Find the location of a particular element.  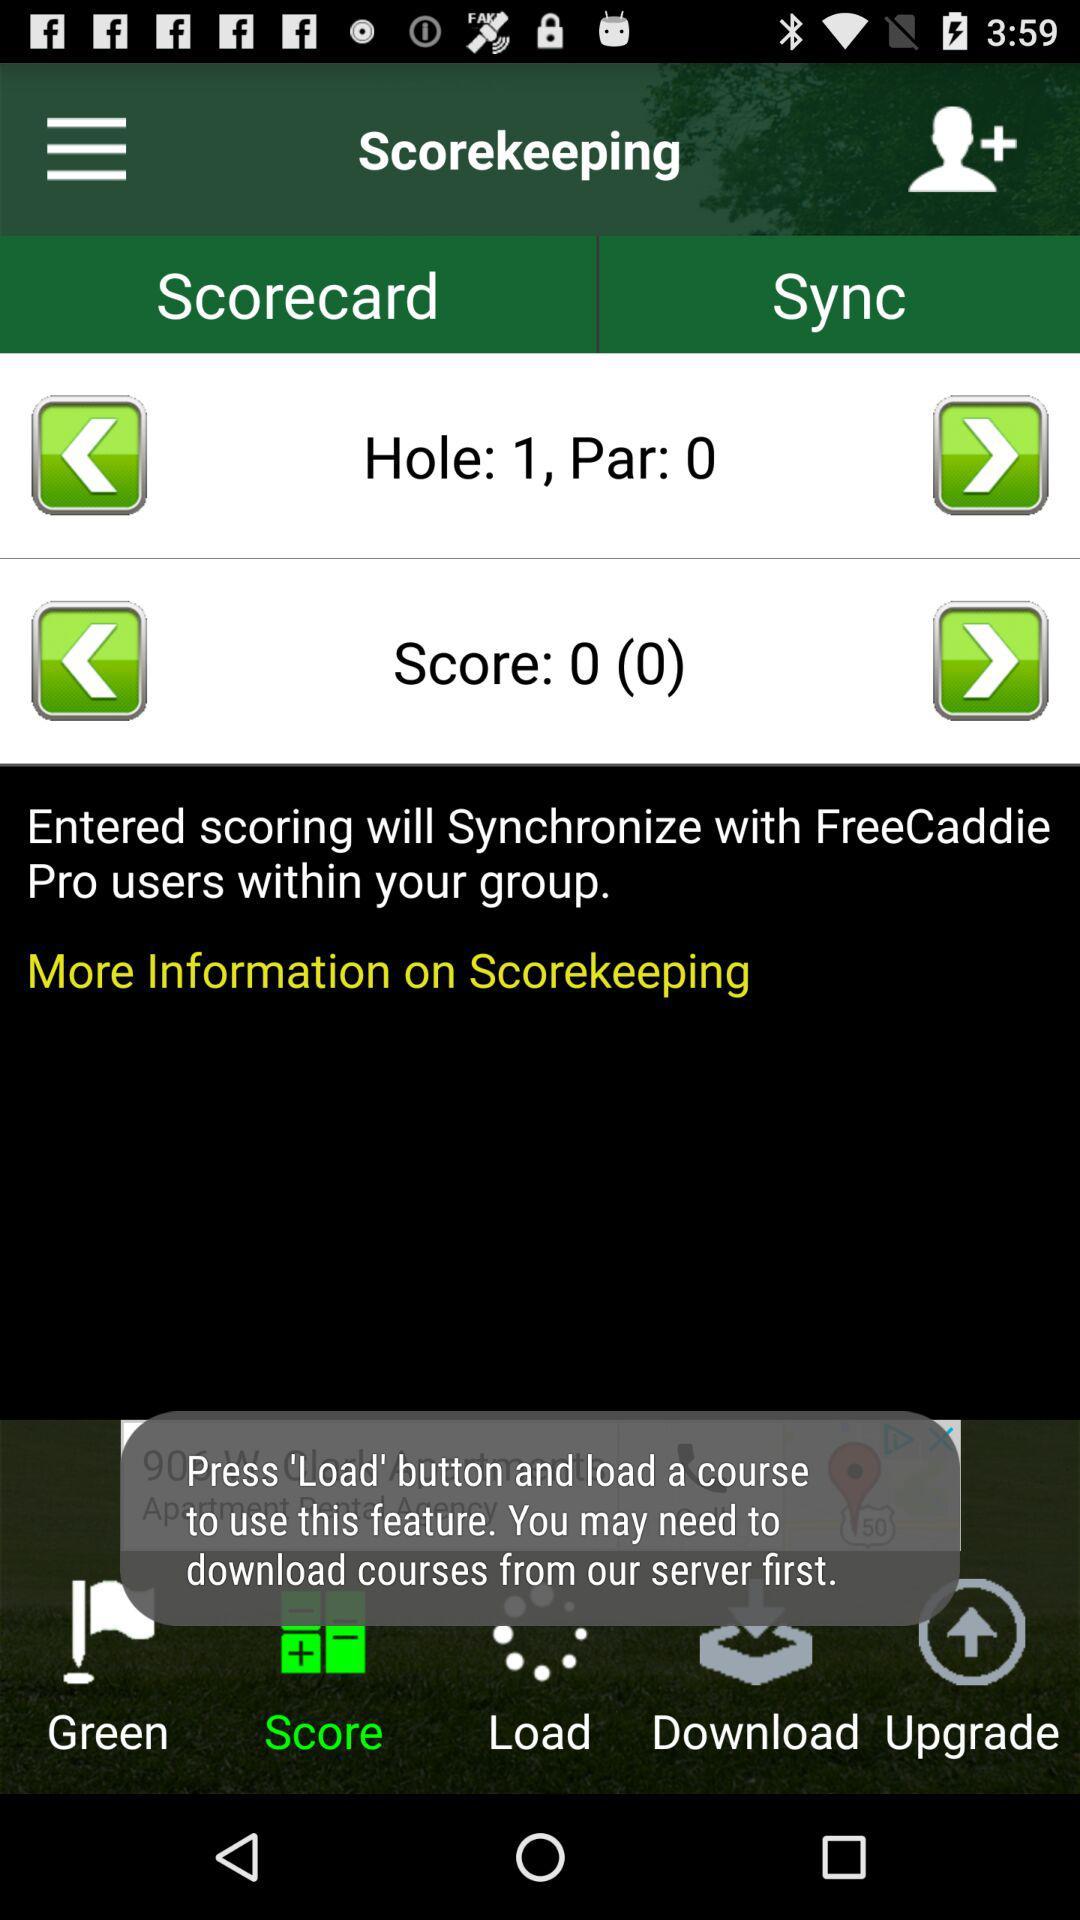

next is located at coordinates (990, 660).